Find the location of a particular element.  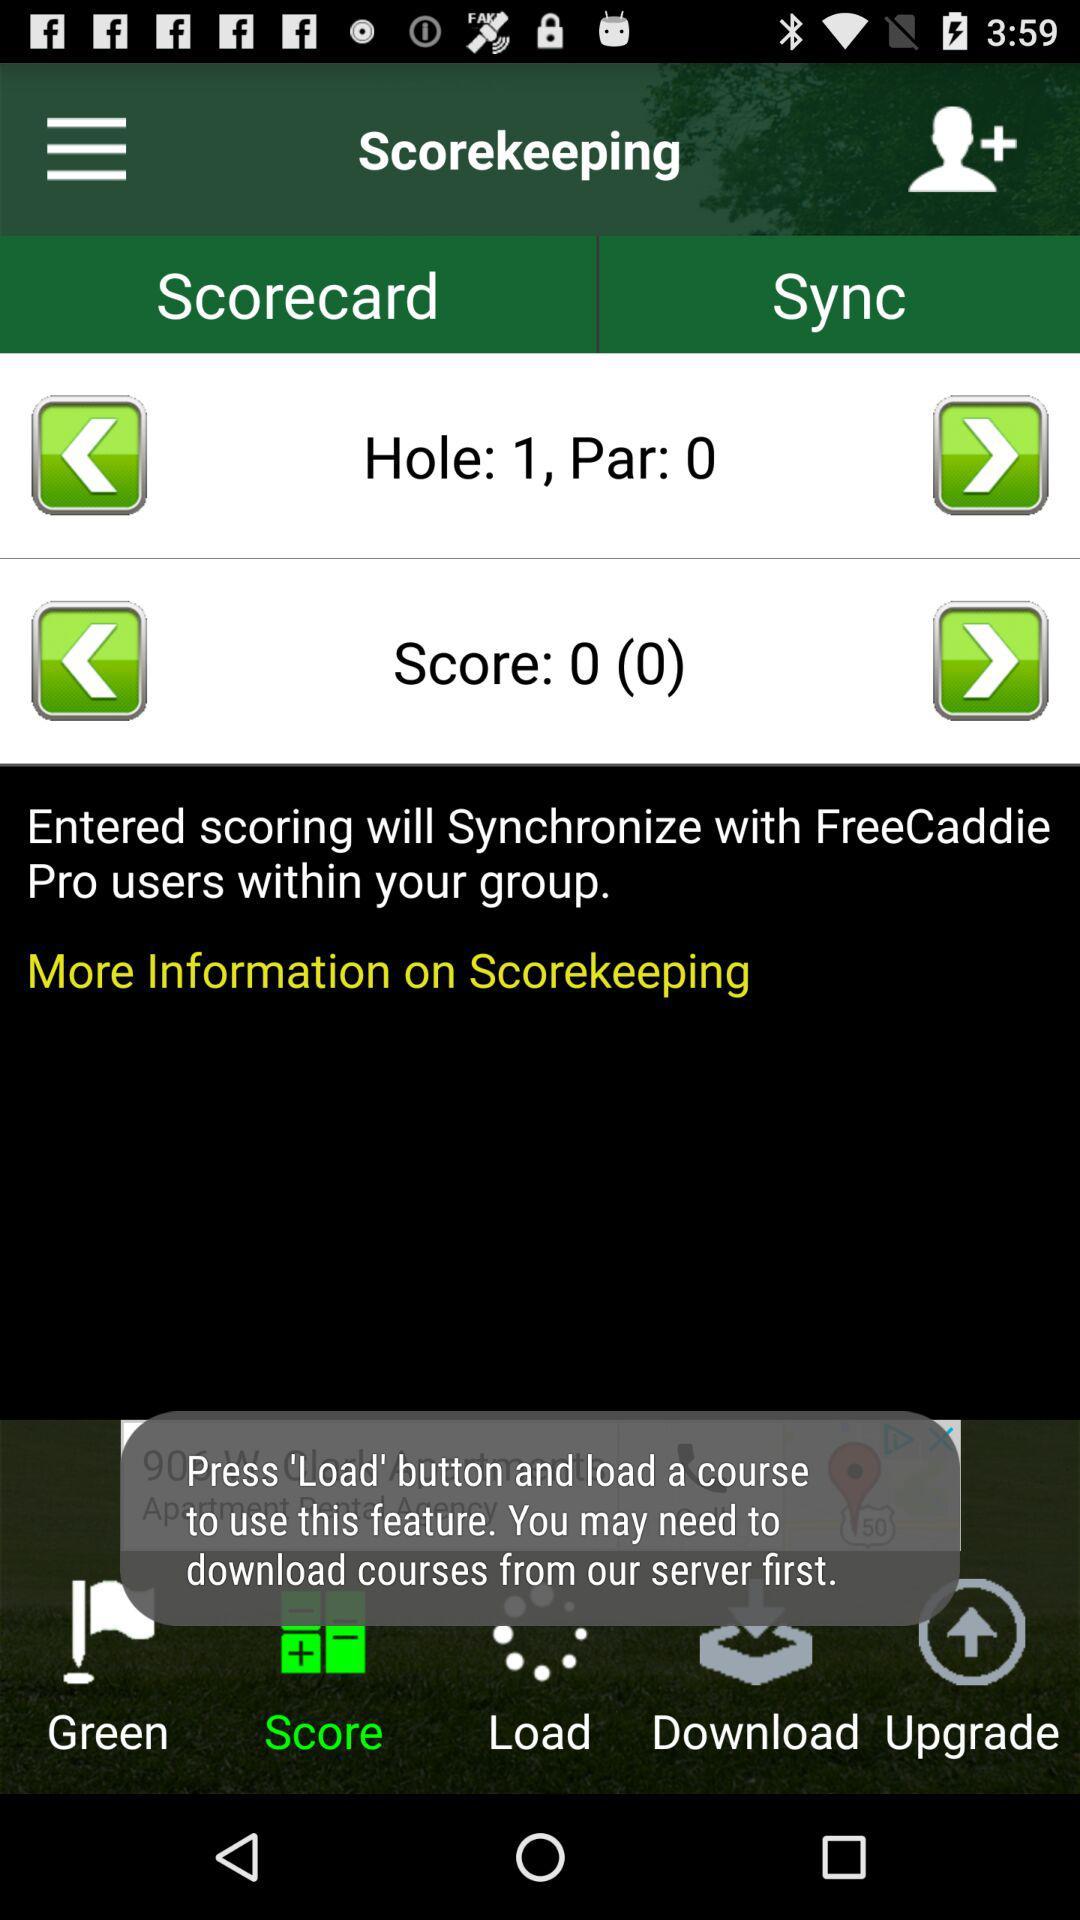

next is located at coordinates (990, 660).